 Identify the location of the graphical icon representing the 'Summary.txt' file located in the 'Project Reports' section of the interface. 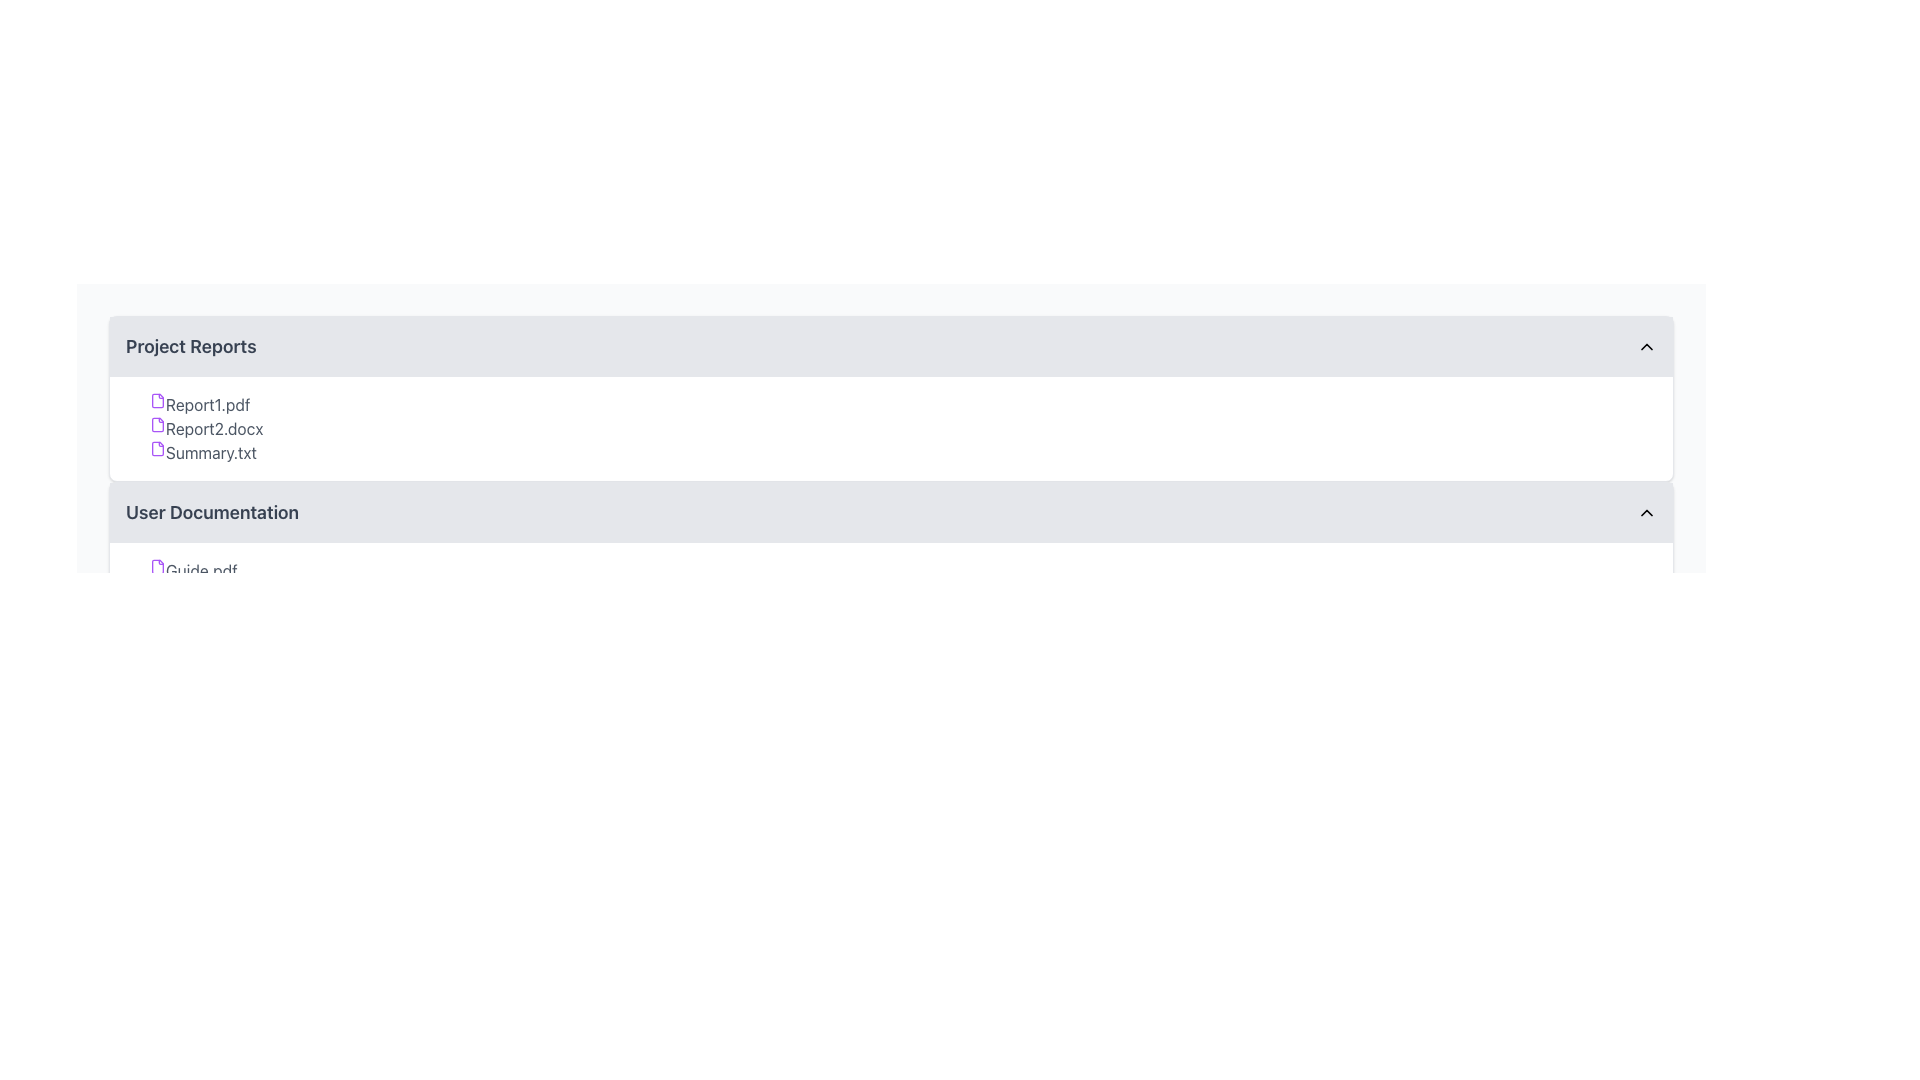
(157, 447).